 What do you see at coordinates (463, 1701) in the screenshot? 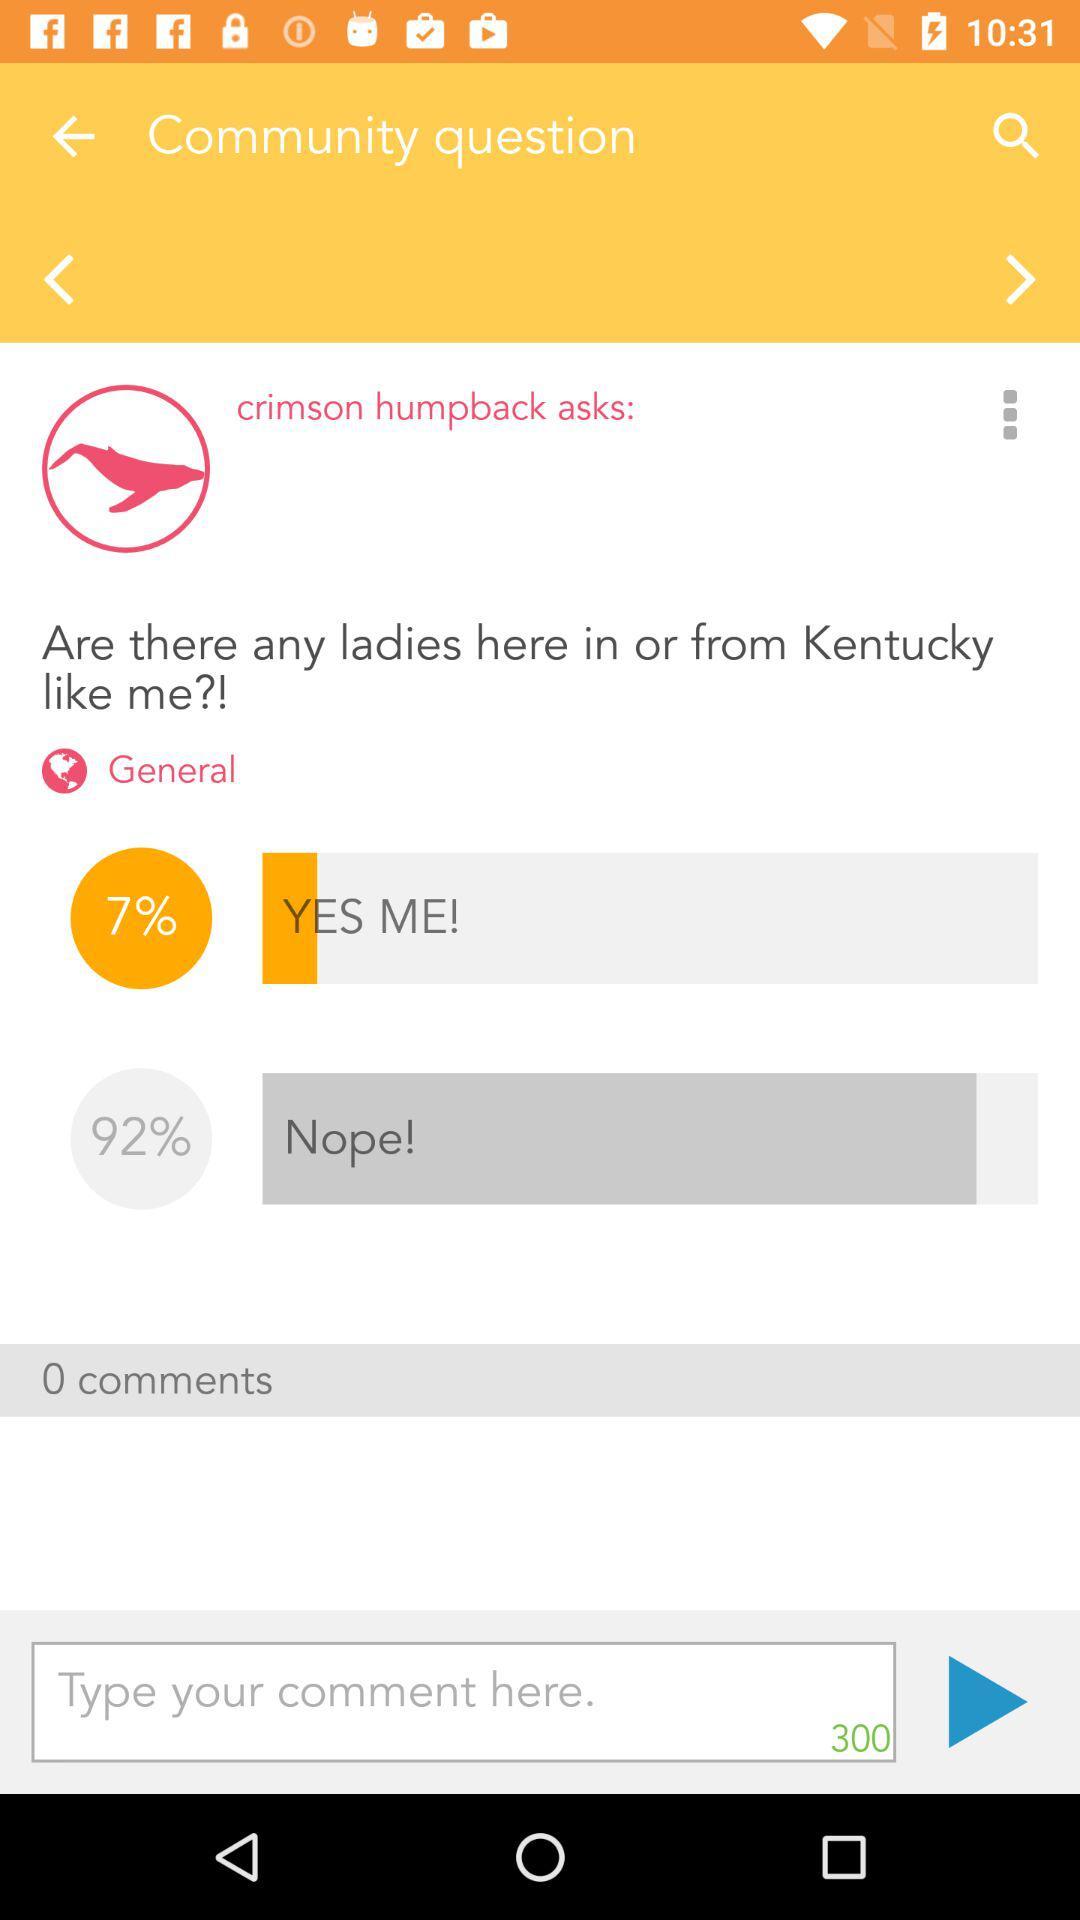
I see `type comment in this box` at bounding box center [463, 1701].